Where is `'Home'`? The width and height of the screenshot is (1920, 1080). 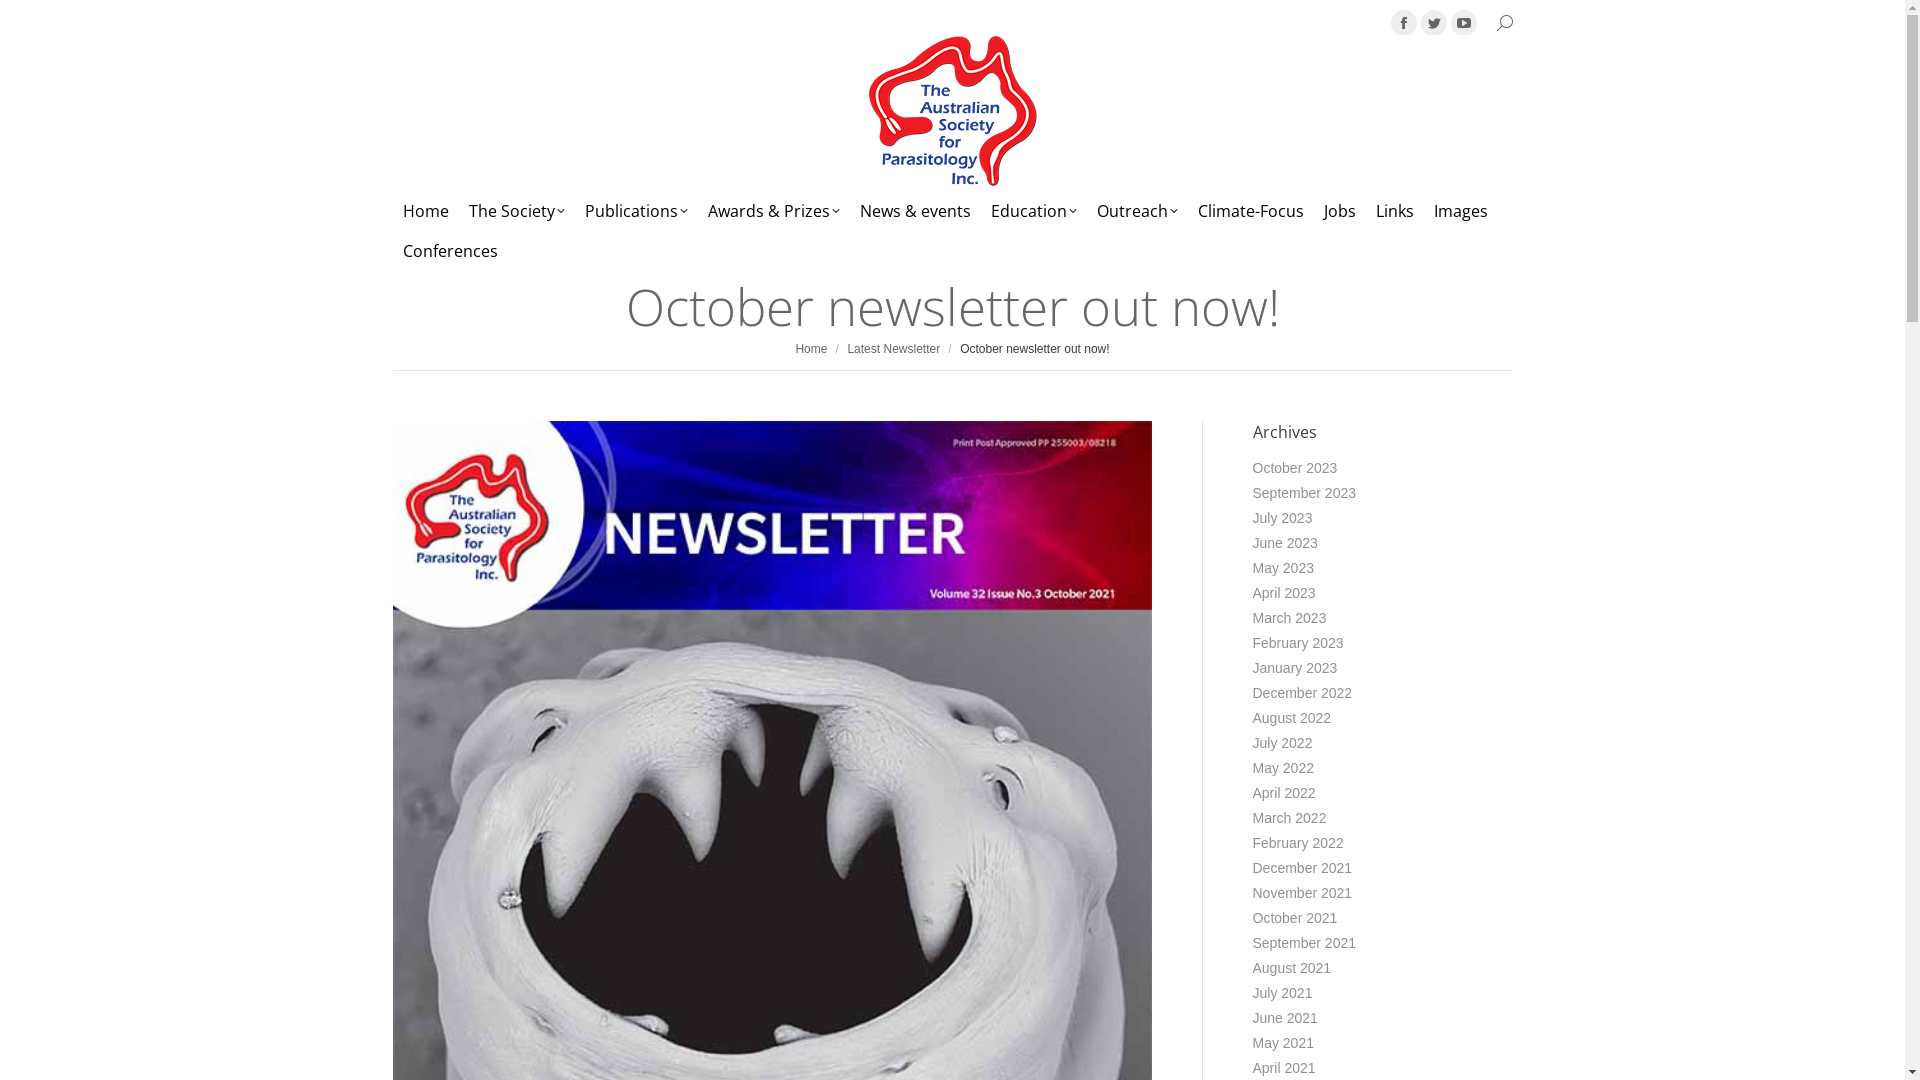
'Home' is located at coordinates (424, 211).